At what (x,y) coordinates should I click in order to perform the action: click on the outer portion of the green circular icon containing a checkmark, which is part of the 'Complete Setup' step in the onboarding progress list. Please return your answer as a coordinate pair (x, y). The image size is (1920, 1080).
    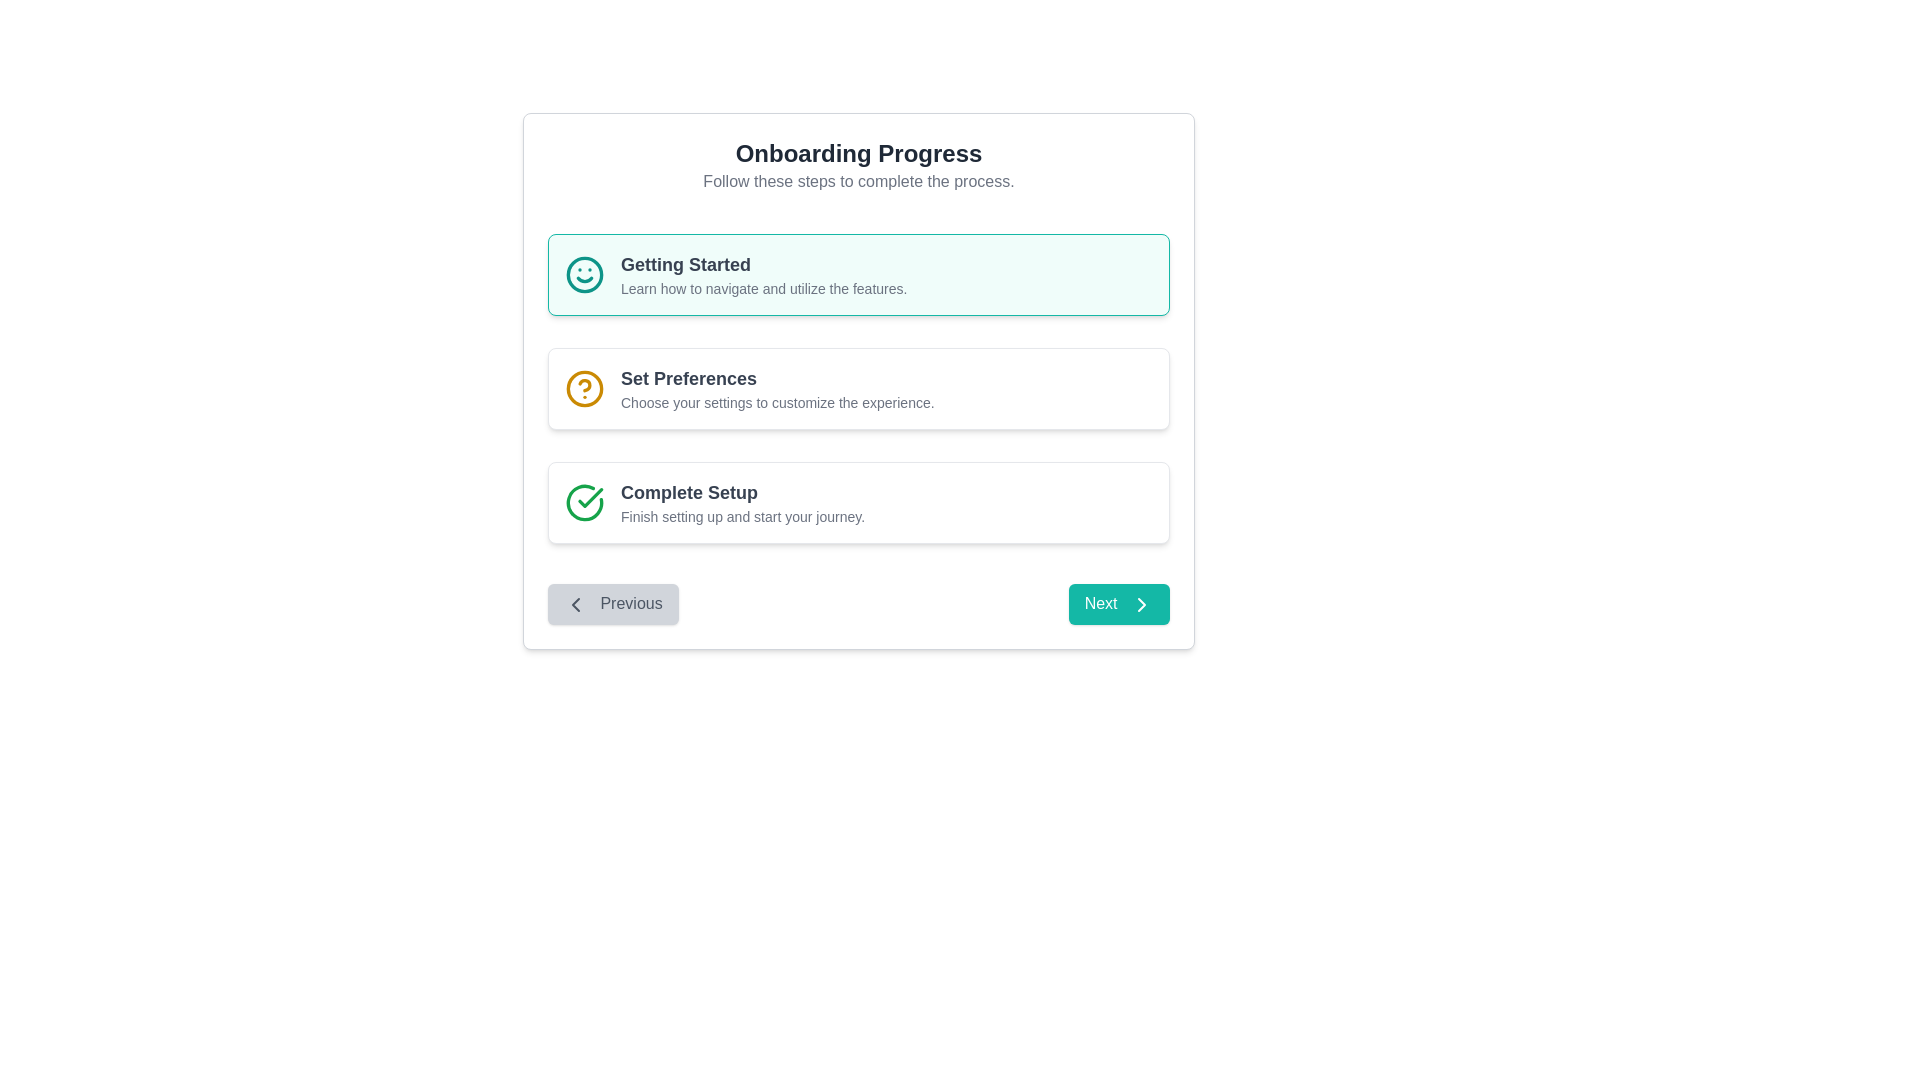
    Looking at the image, I should click on (584, 501).